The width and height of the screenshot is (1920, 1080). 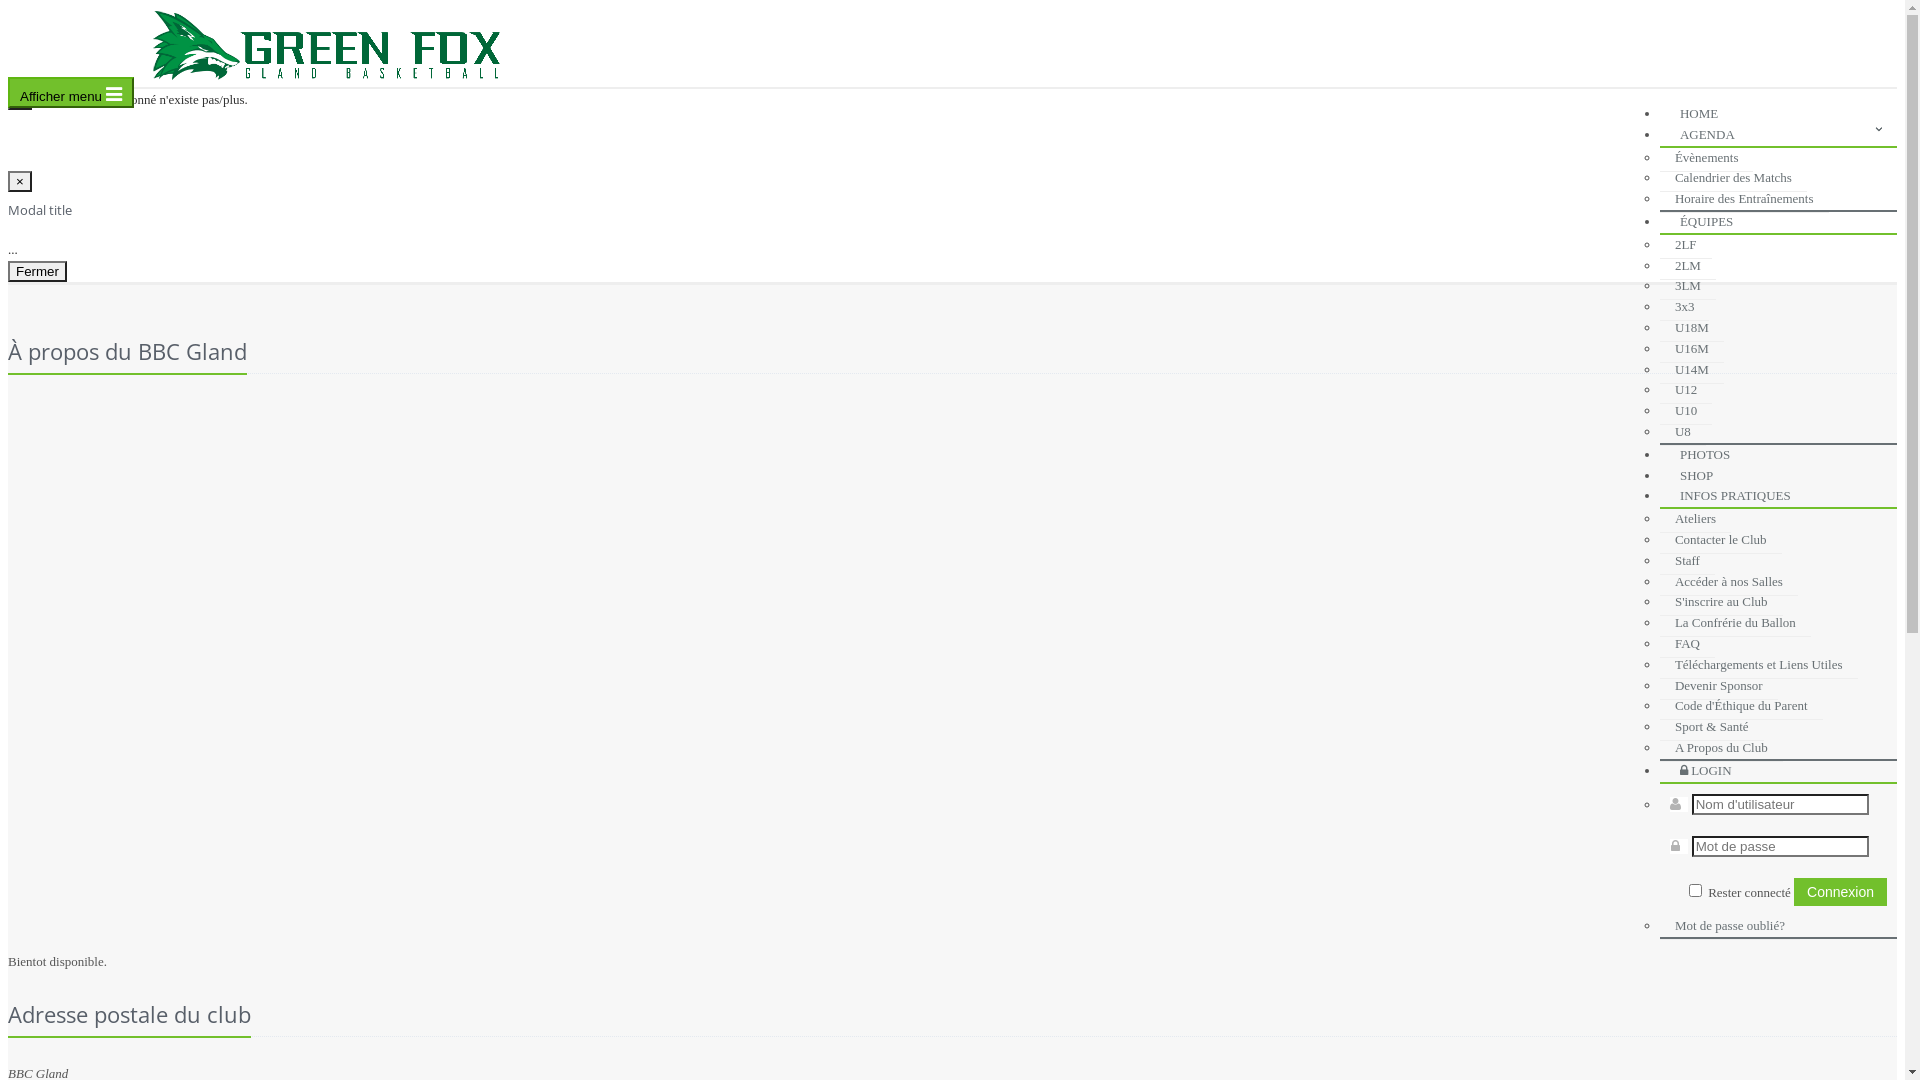 I want to click on 'LOGIN', so click(x=1660, y=767).